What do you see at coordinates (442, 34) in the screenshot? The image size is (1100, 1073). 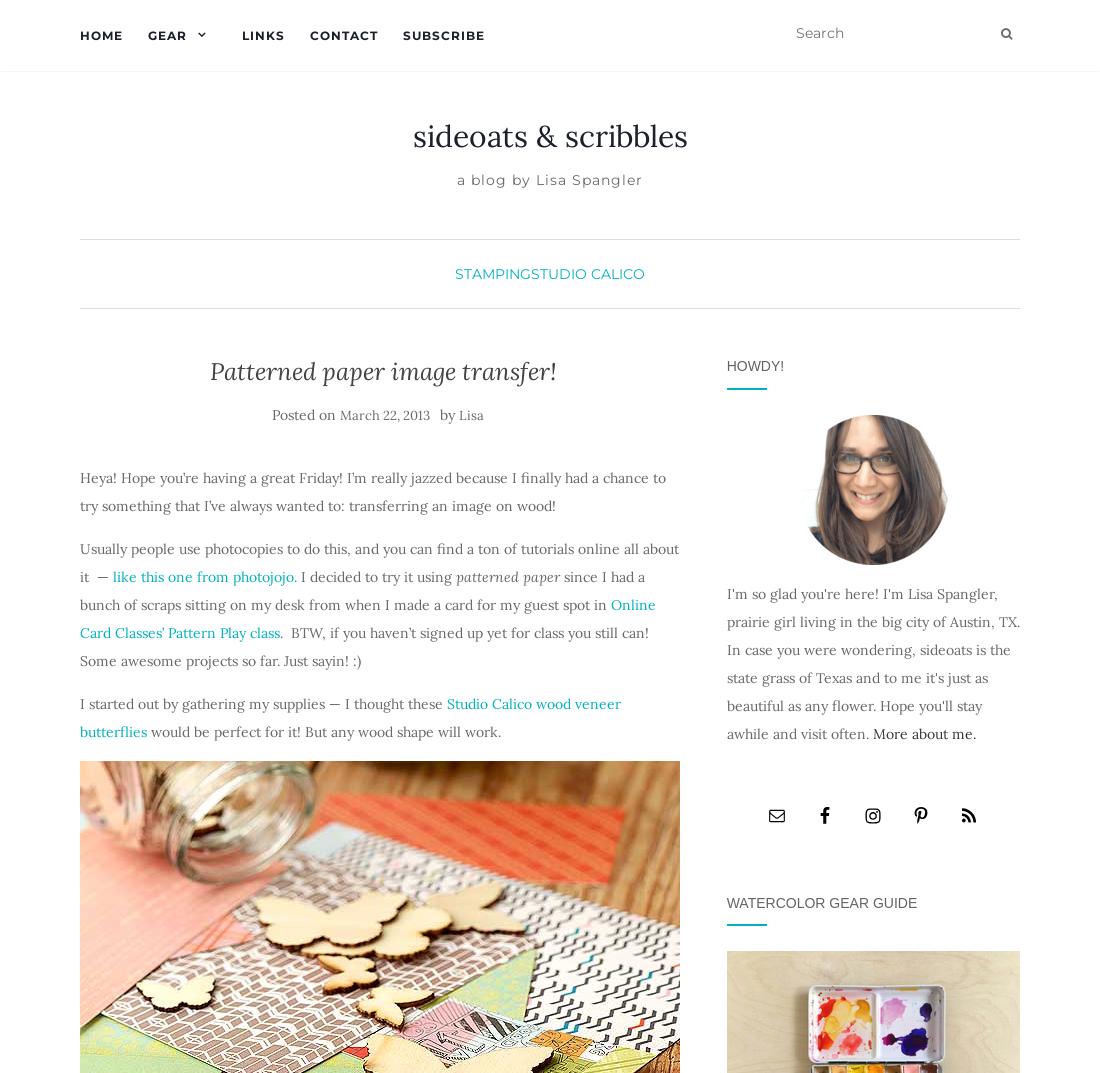 I see `'Subscribe'` at bounding box center [442, 34].